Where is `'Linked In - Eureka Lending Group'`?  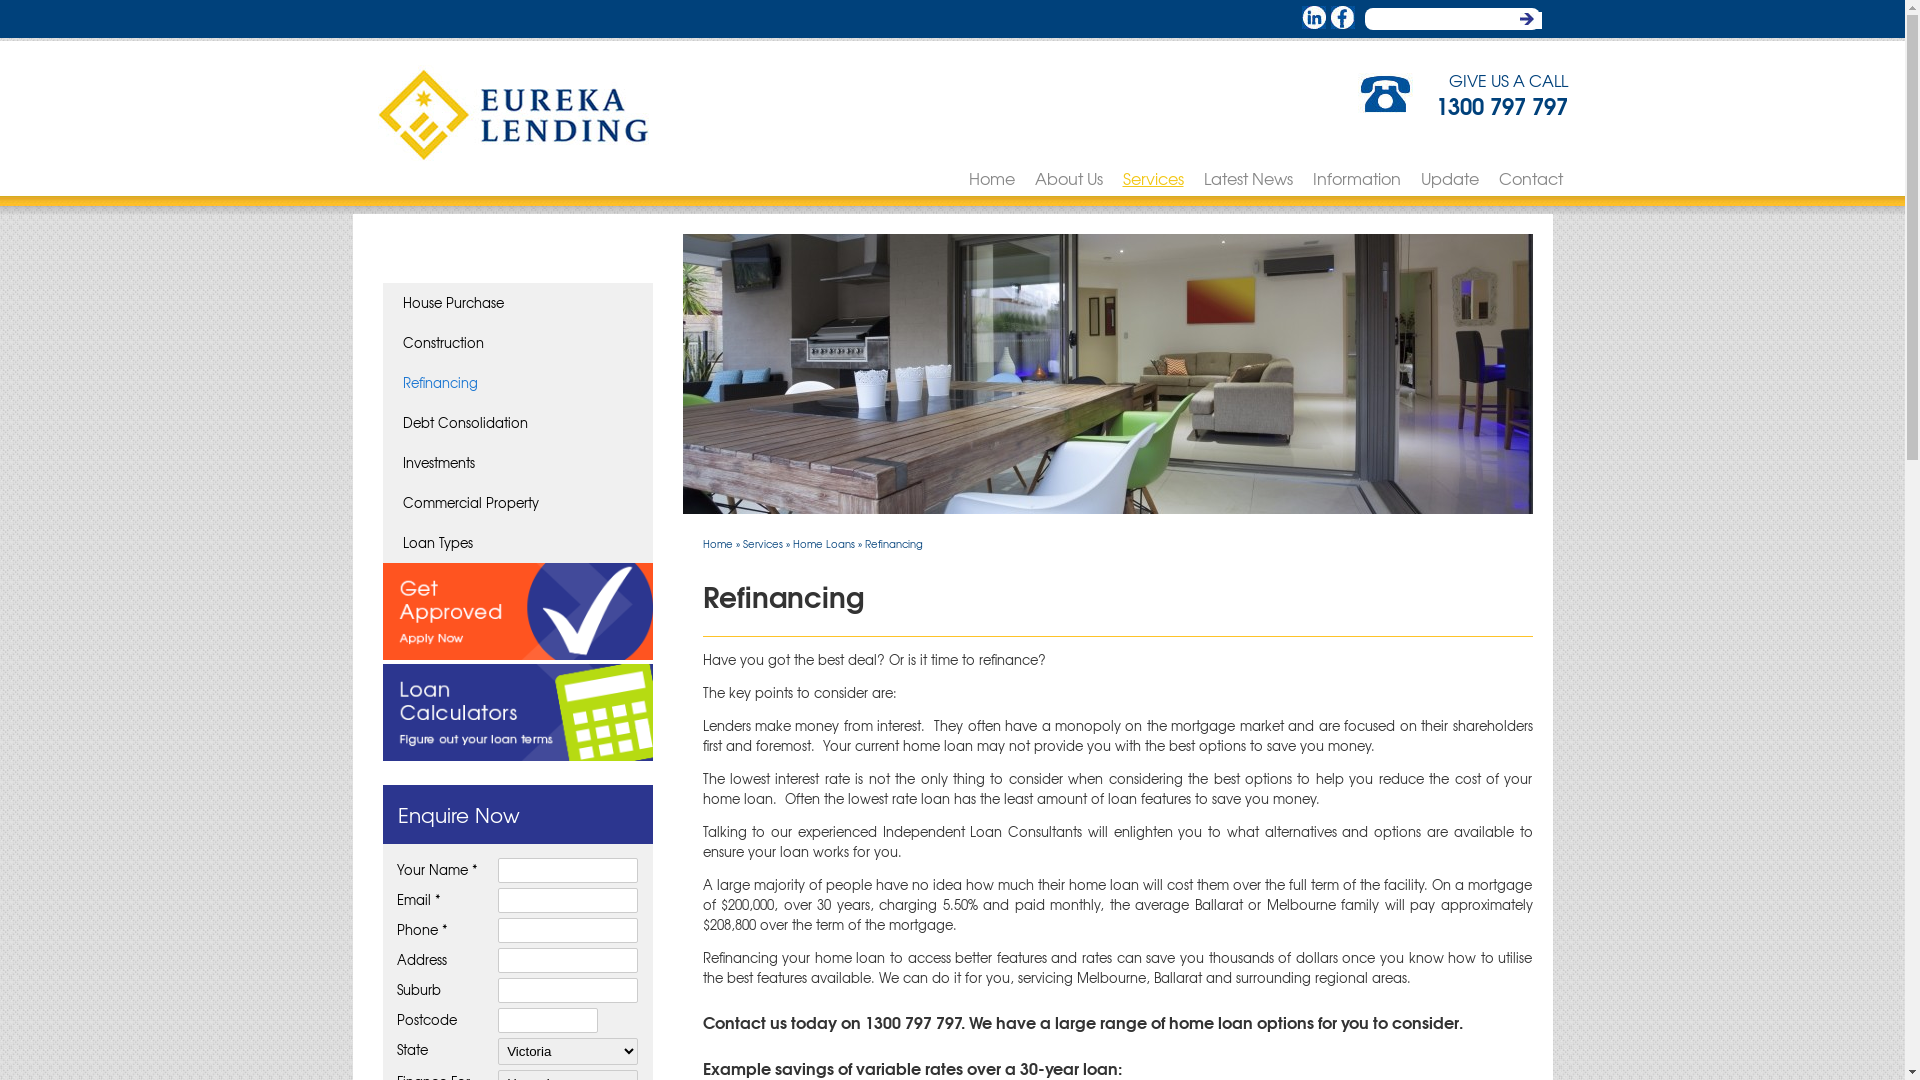 'Linked In - Eureka Lending Group' is located at coordinates (1314, 17).